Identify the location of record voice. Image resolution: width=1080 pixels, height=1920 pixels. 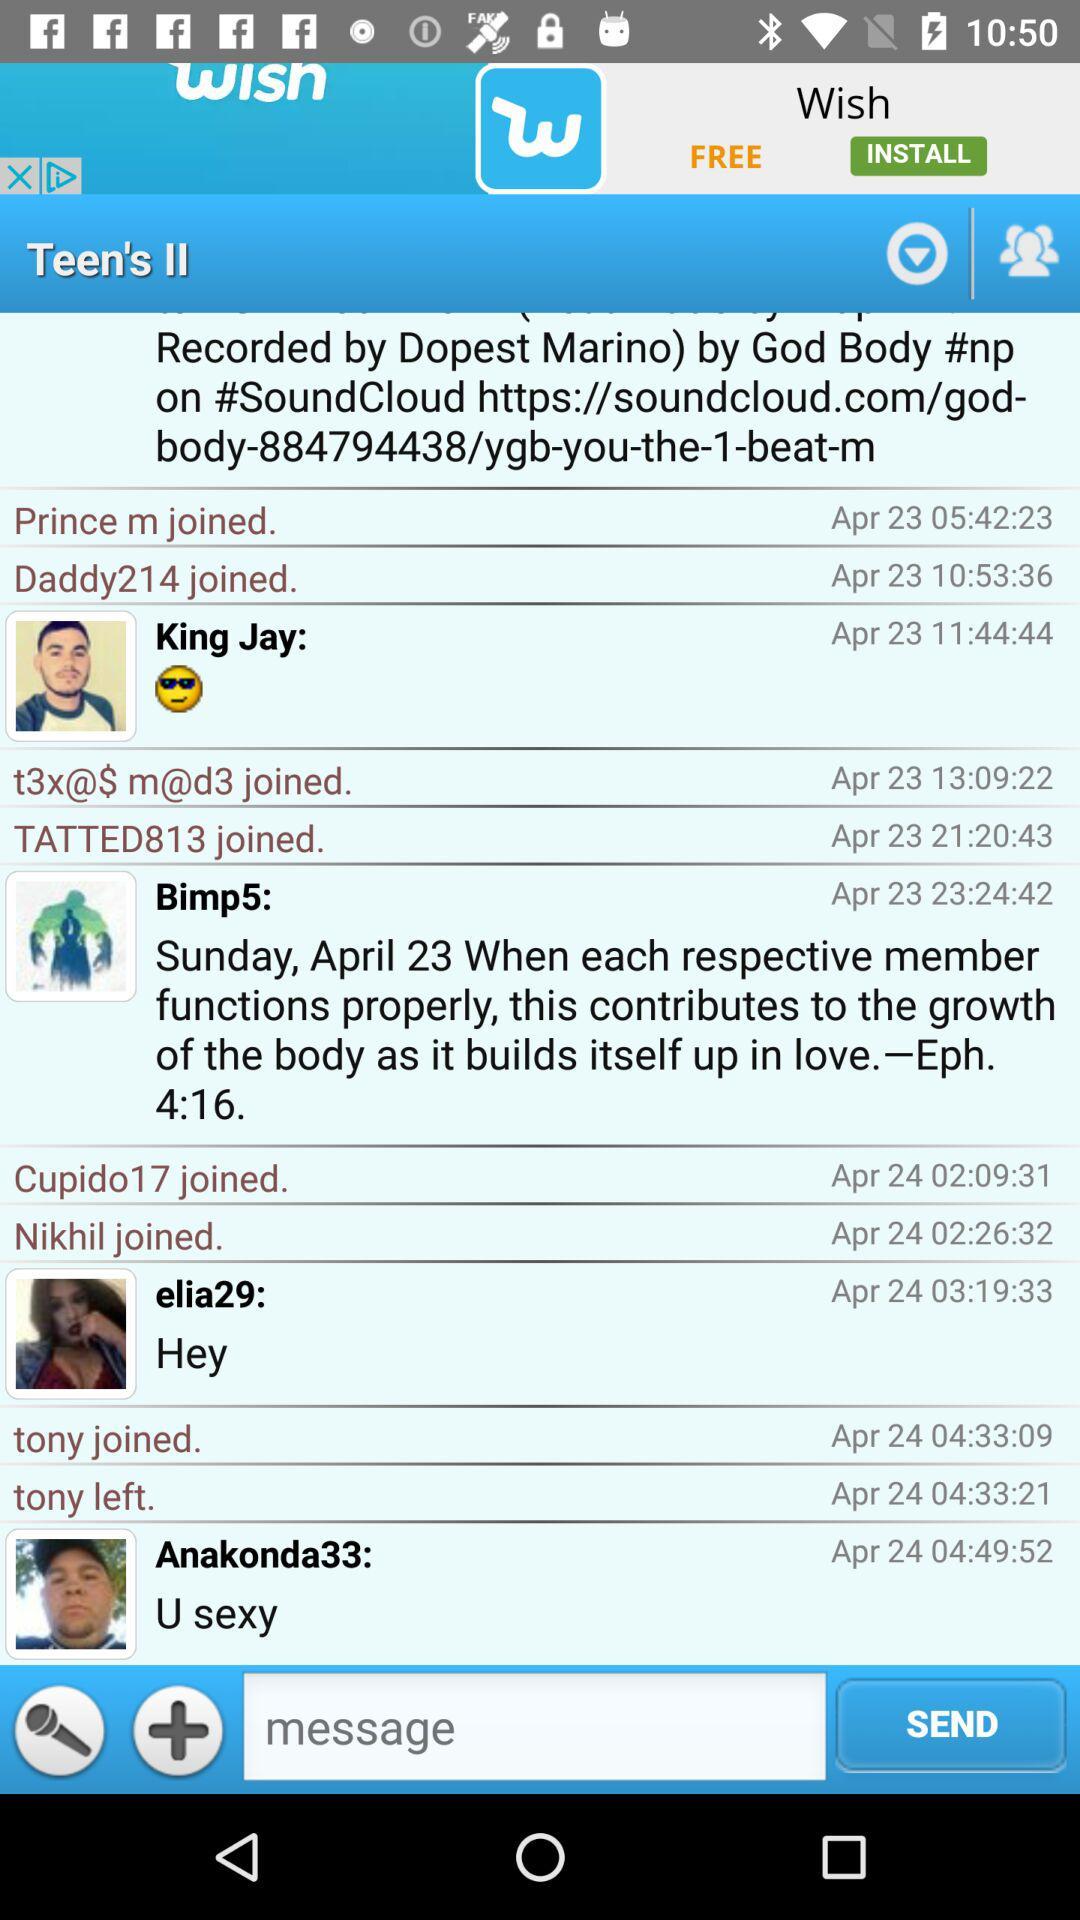
(58, 1728).